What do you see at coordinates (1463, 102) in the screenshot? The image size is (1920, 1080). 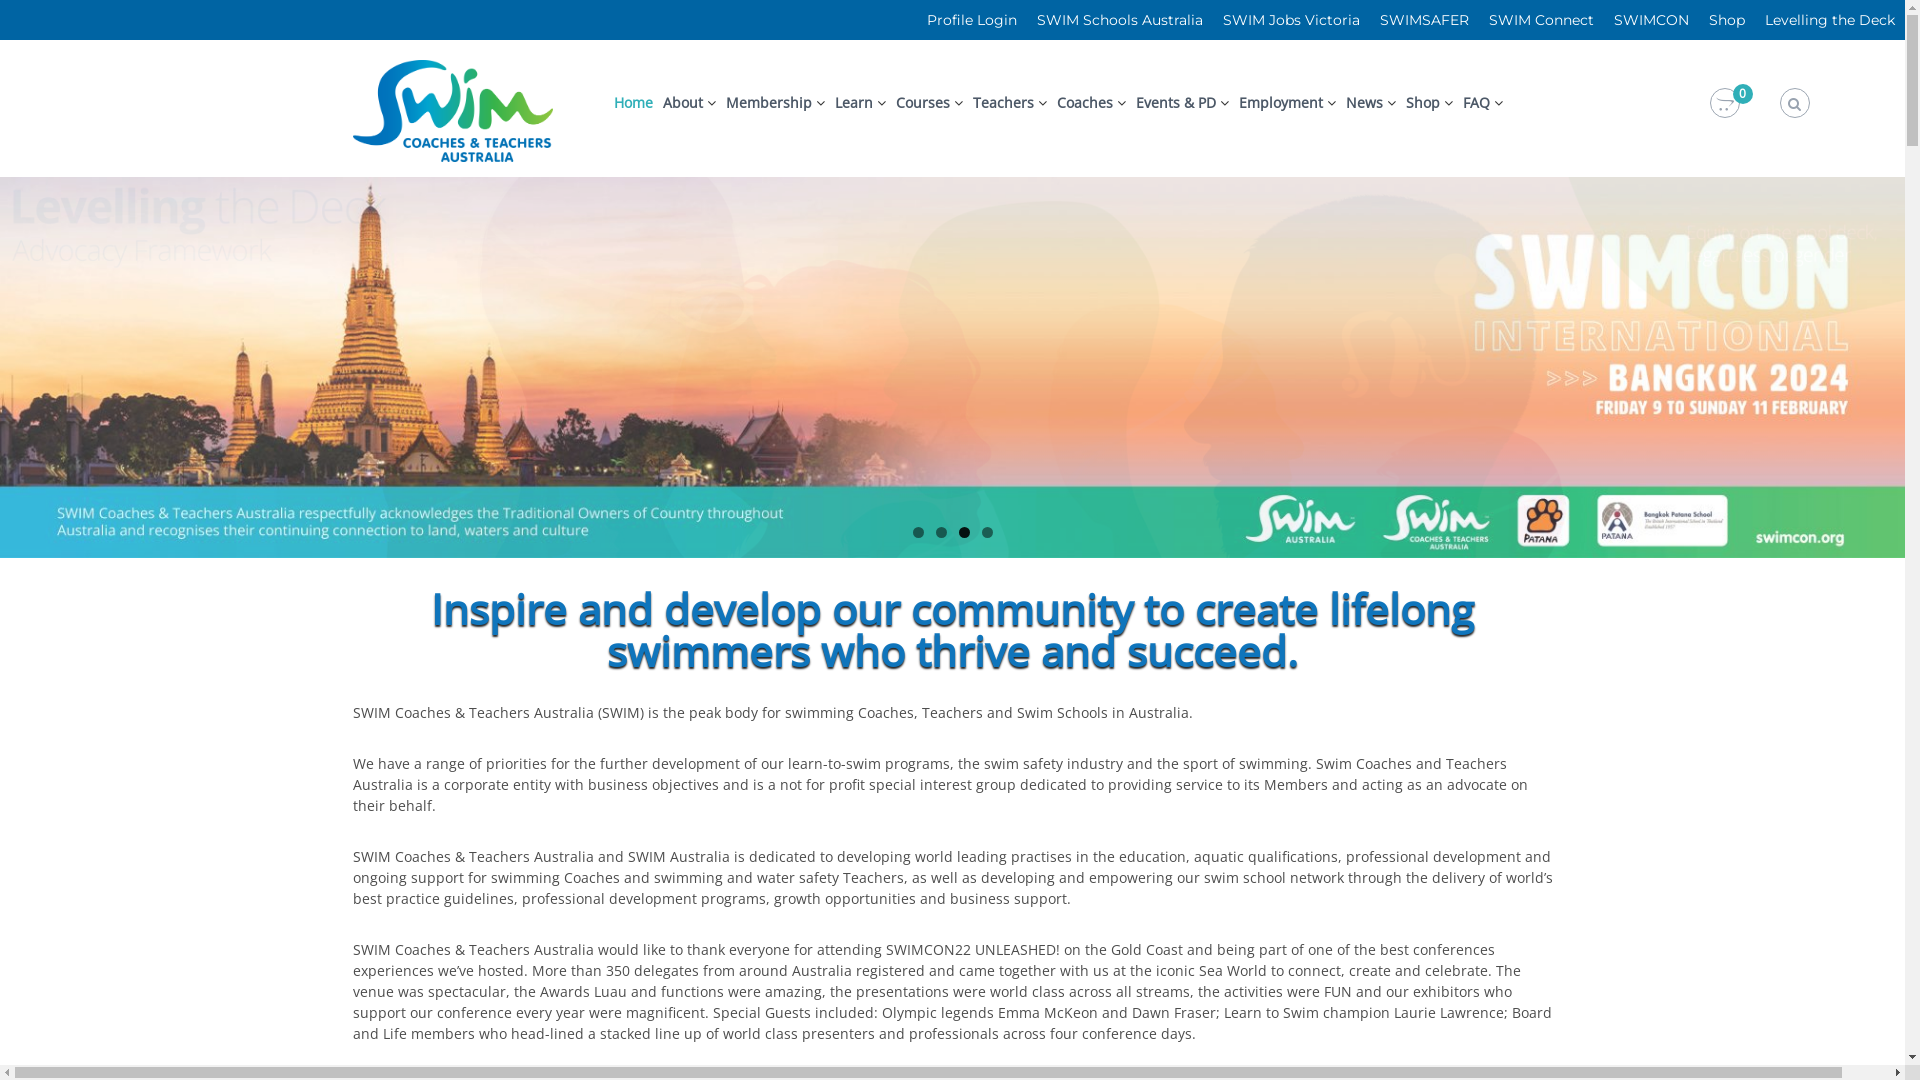 I see `'FAQ'` at bounding box center [1463, 102].